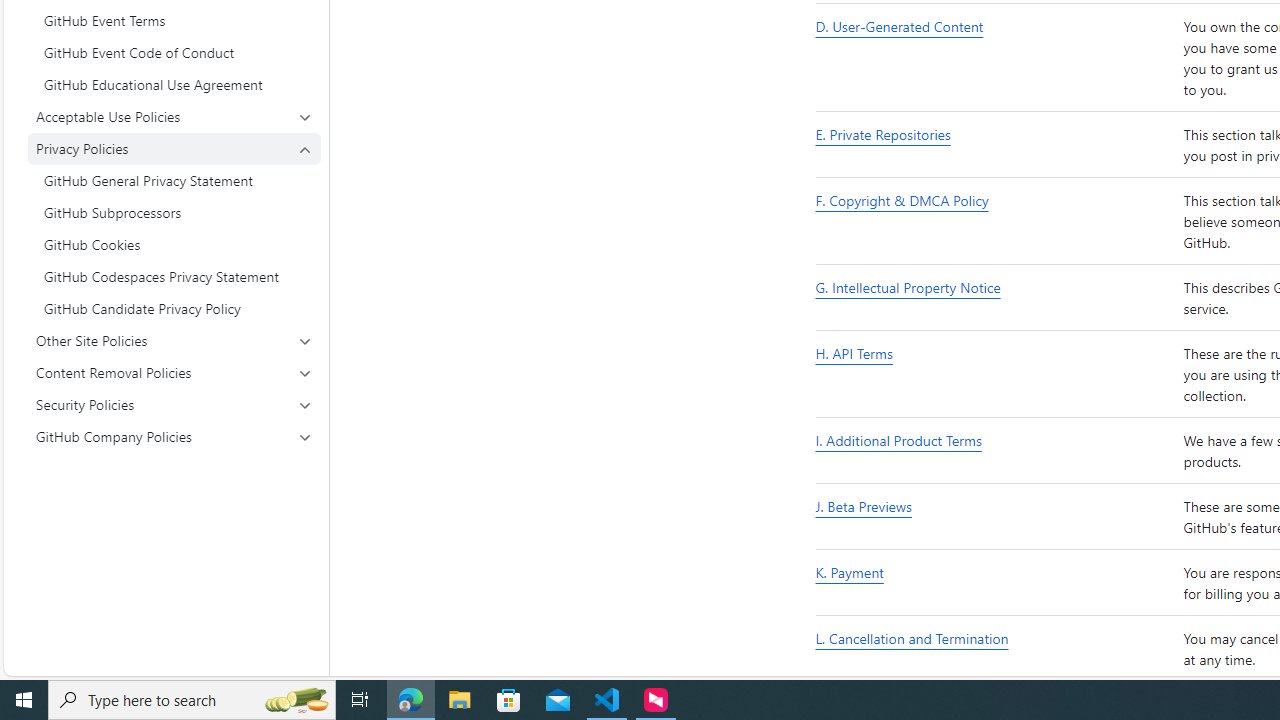 This screenshot has width=1280, height=720. I want to click on 'GitHub Event Terms', so click(174, 20).